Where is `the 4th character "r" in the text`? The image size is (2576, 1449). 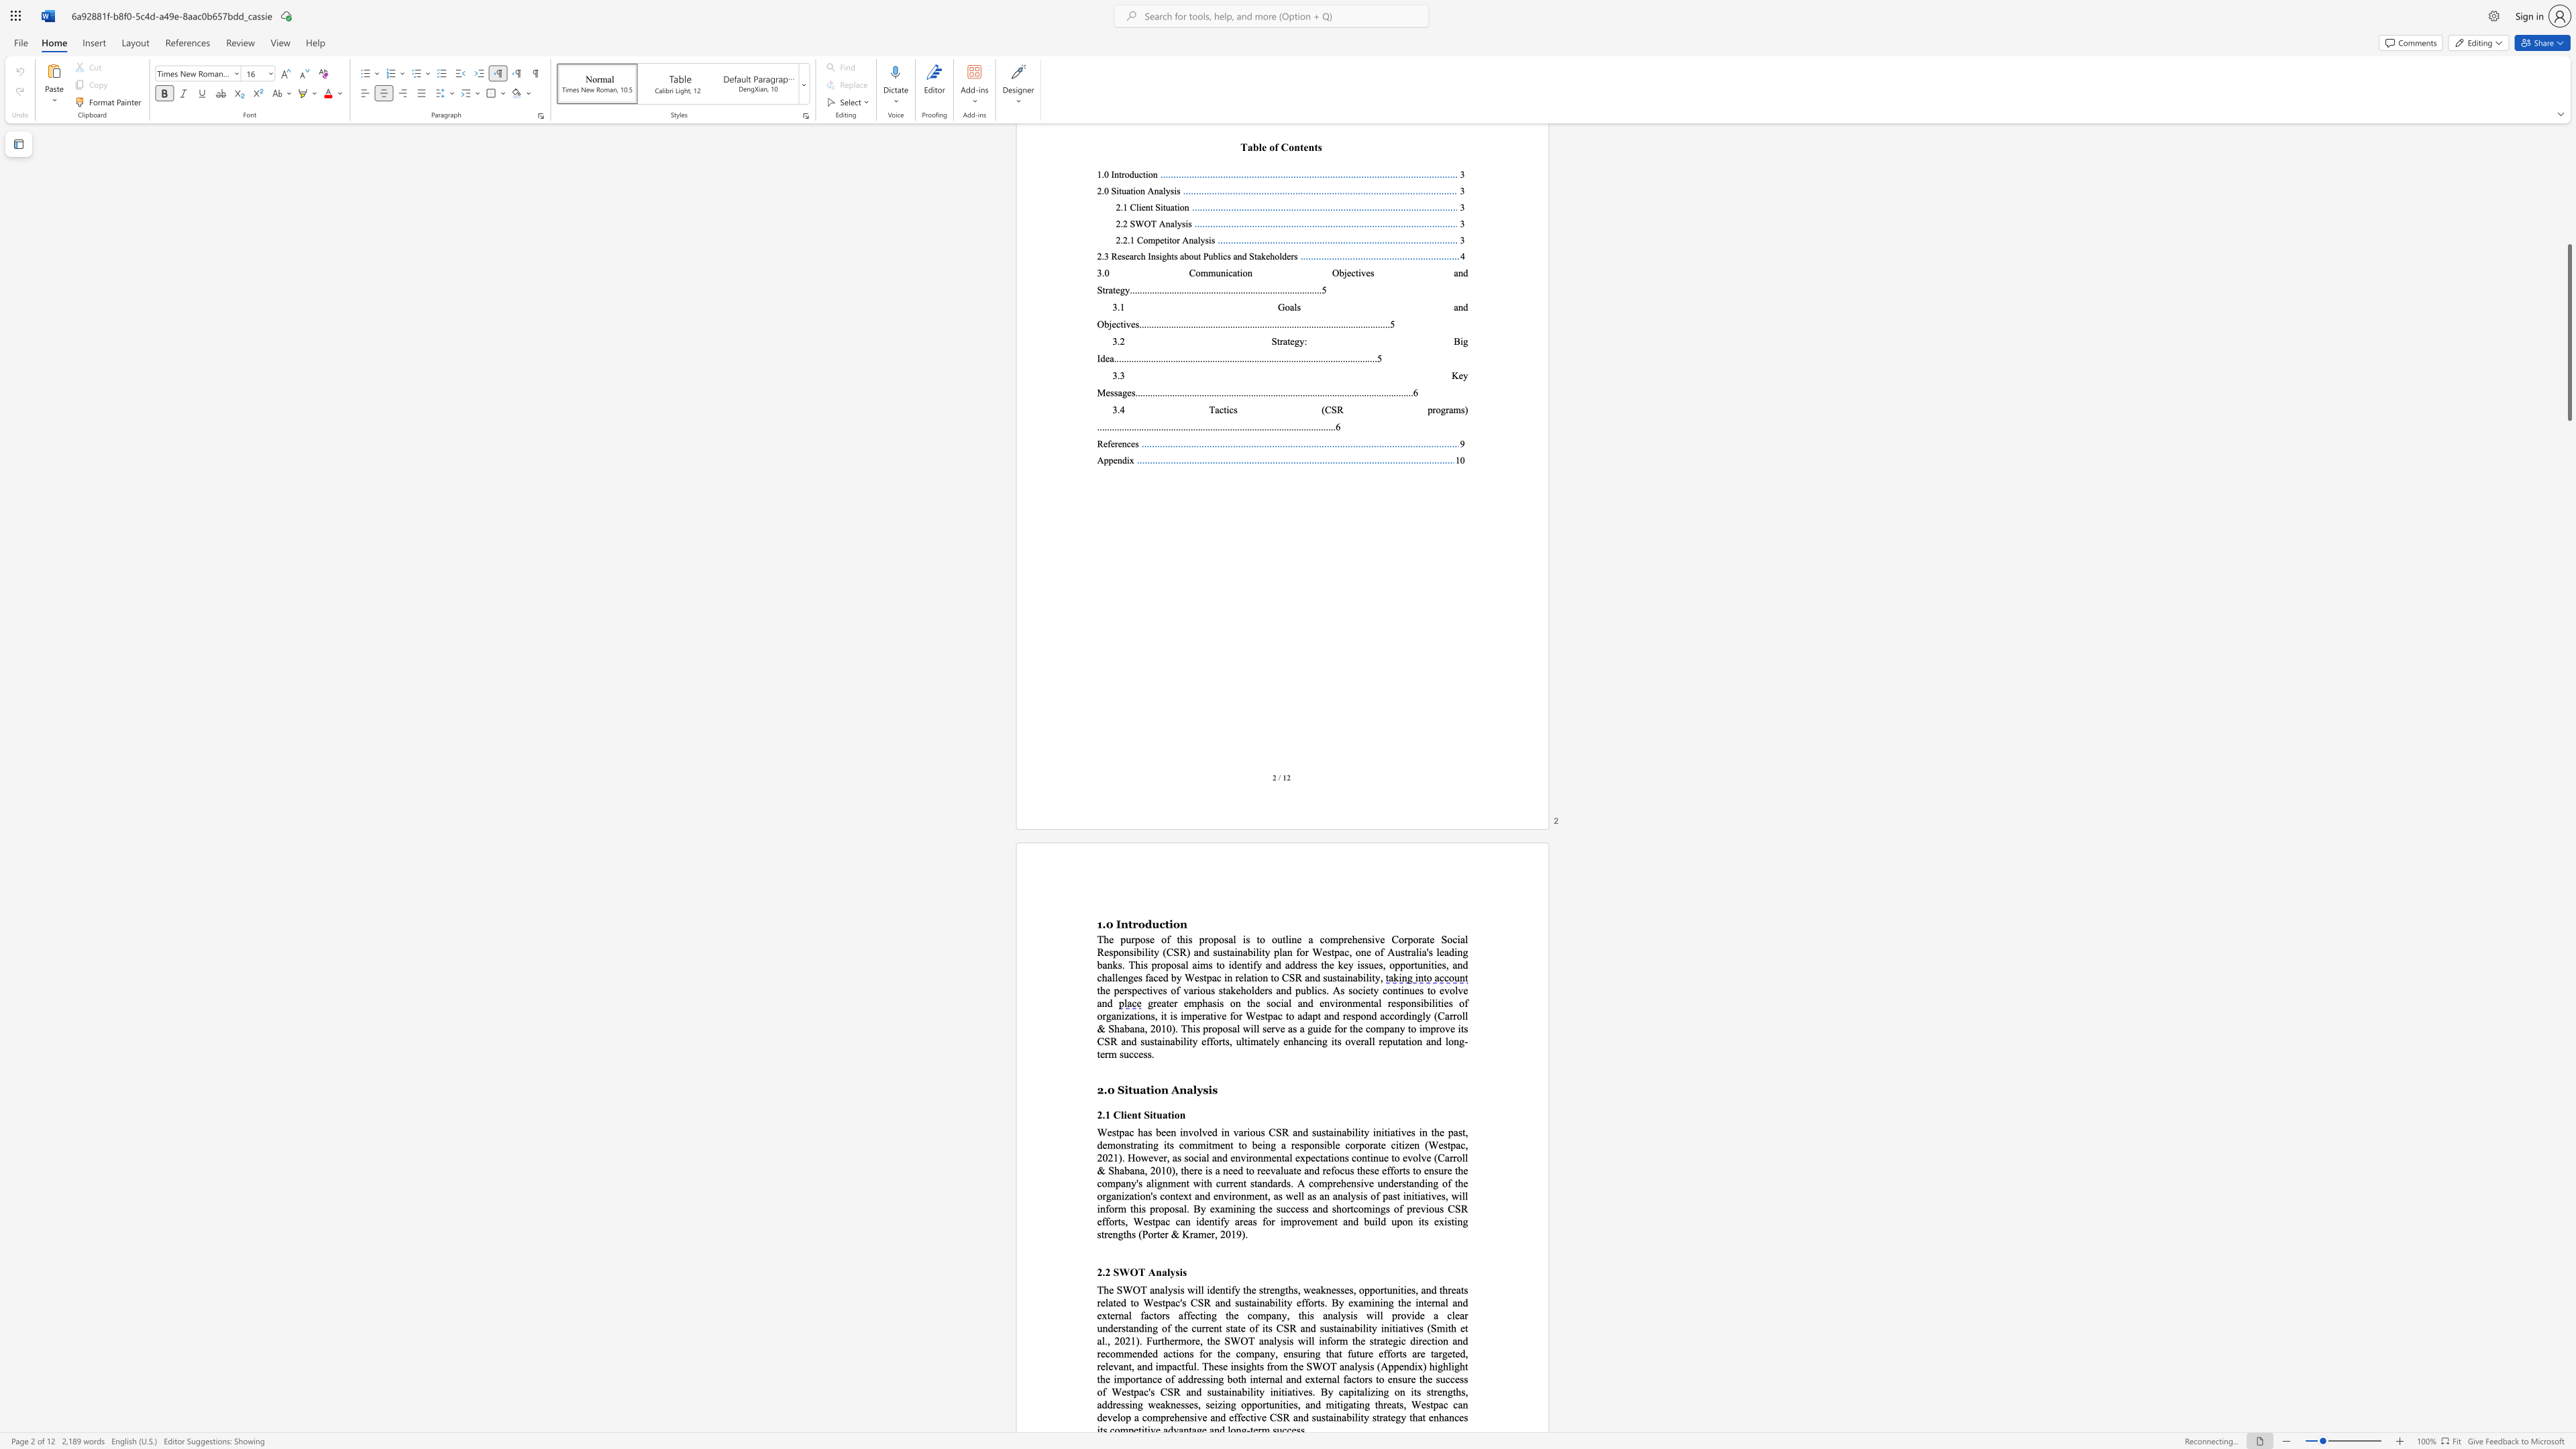
the 4th character "r" in the text is located at coordinates (1106, 1234).